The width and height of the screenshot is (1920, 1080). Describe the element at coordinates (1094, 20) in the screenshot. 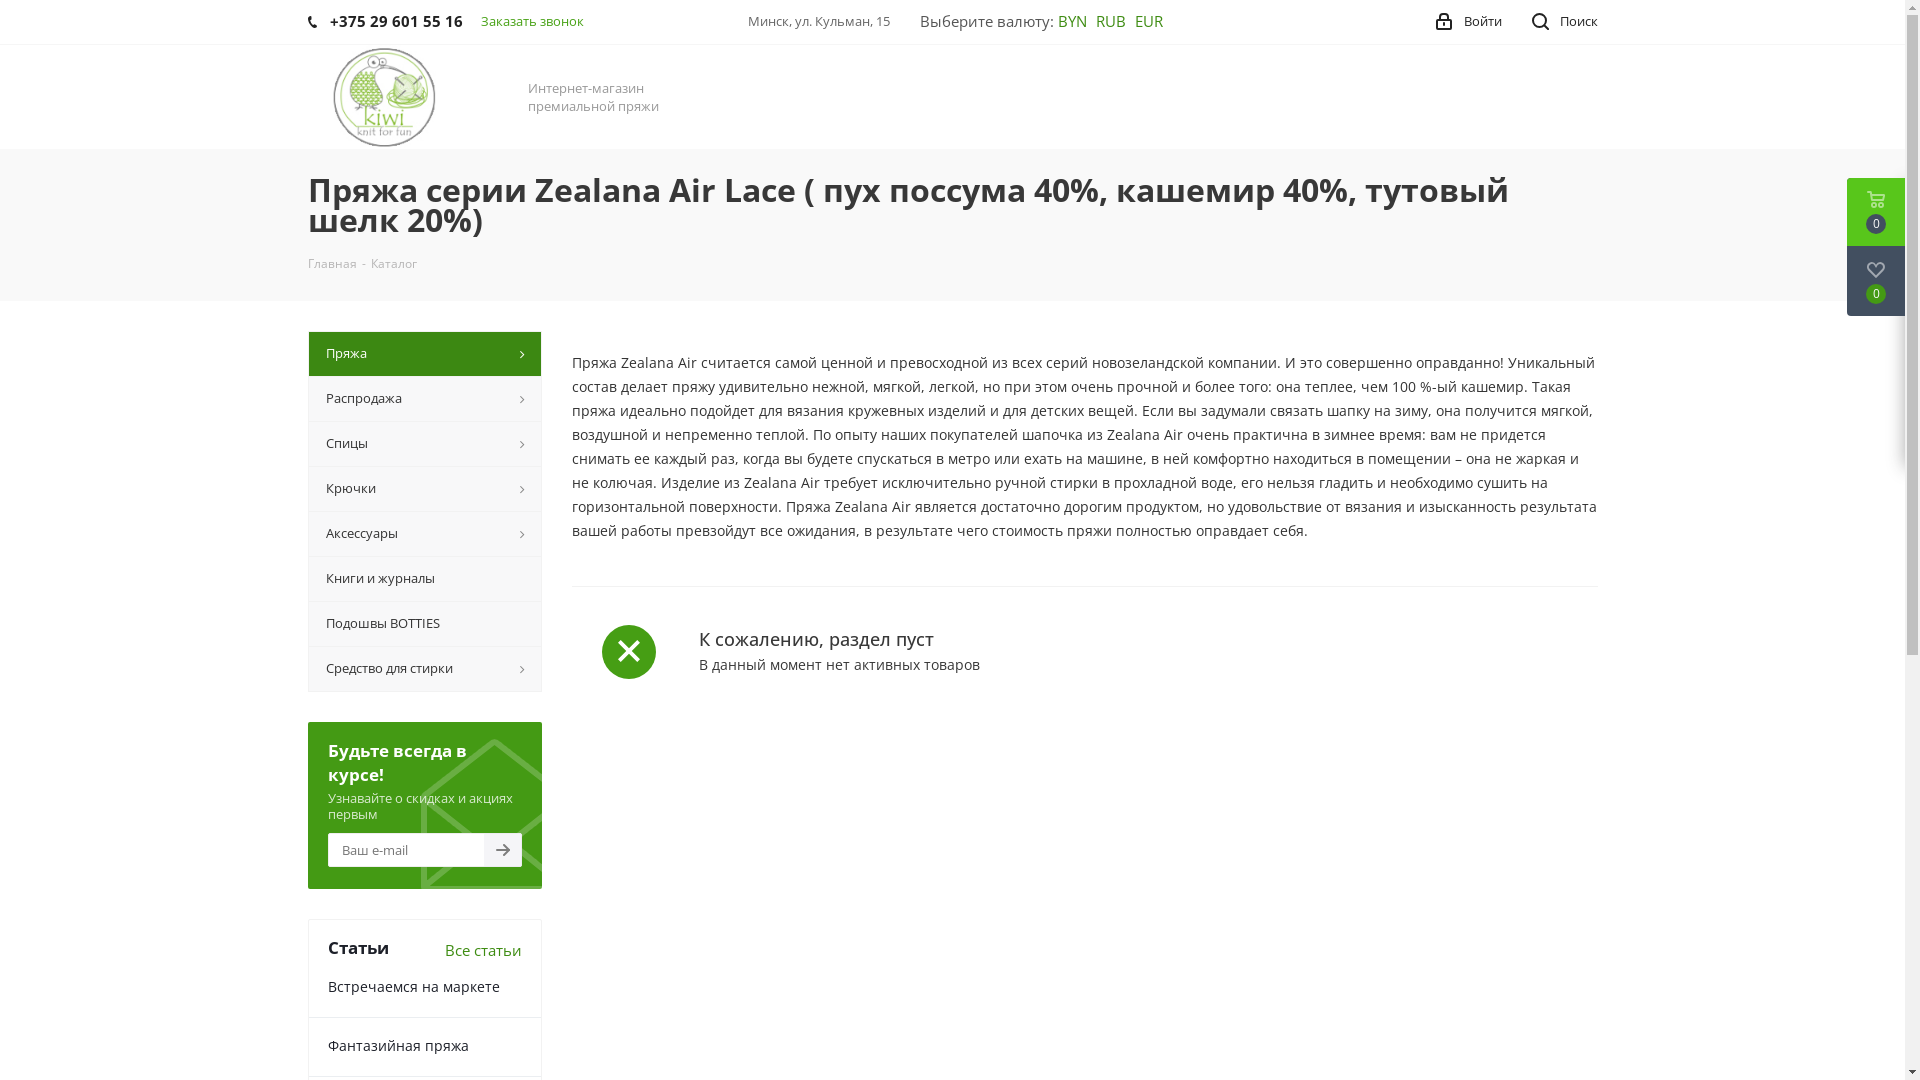

I see `'RUB'` at that location.